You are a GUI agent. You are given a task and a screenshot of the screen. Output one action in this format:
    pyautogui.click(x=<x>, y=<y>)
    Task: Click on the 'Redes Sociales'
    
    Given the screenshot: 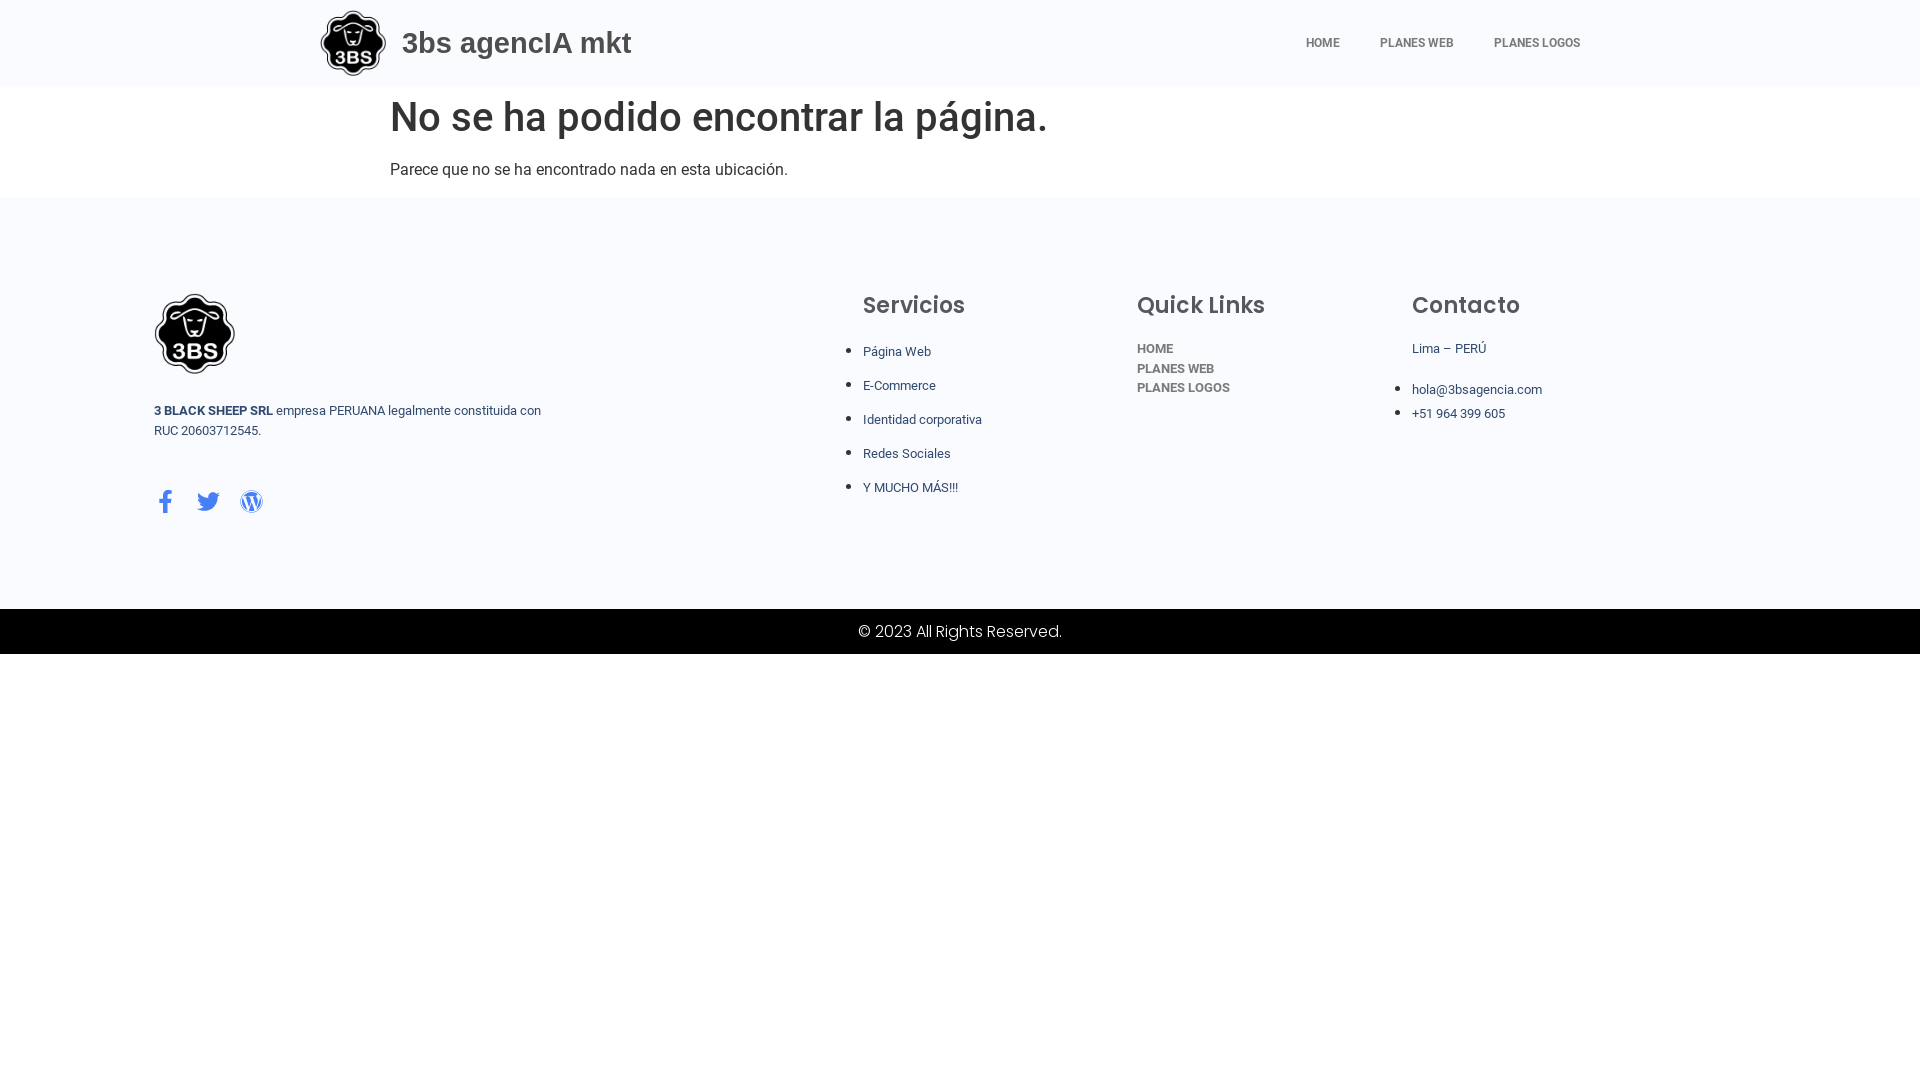 What is the action you would take?
    pyautogui.click(x=863, y=453)
    